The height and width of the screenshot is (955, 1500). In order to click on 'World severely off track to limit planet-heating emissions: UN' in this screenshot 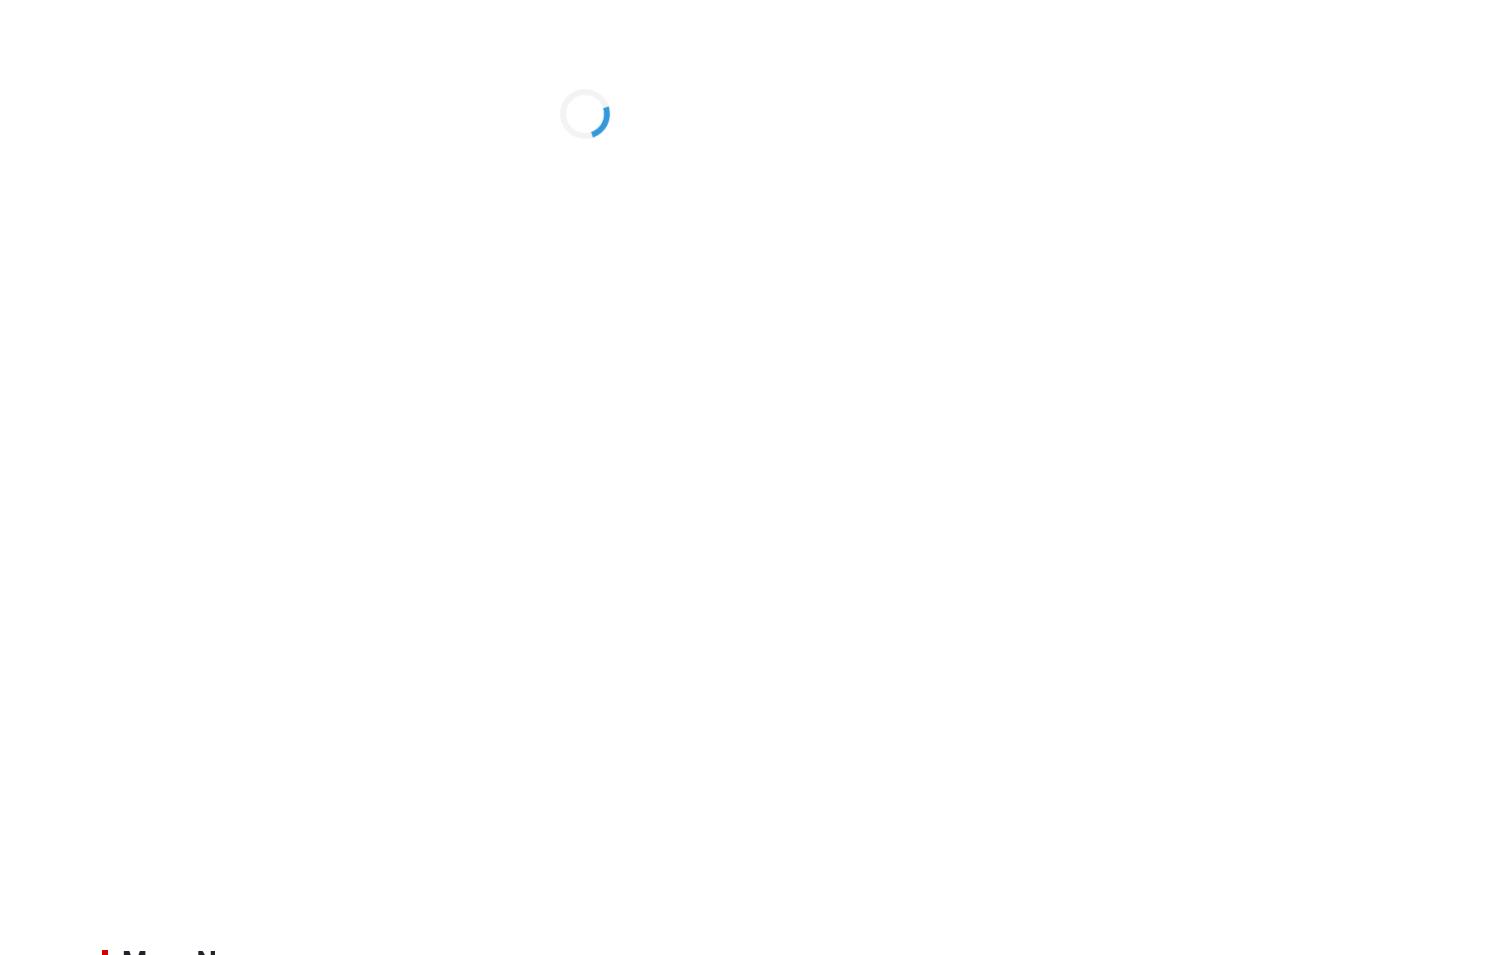, I will do `click(1252, 453)`.